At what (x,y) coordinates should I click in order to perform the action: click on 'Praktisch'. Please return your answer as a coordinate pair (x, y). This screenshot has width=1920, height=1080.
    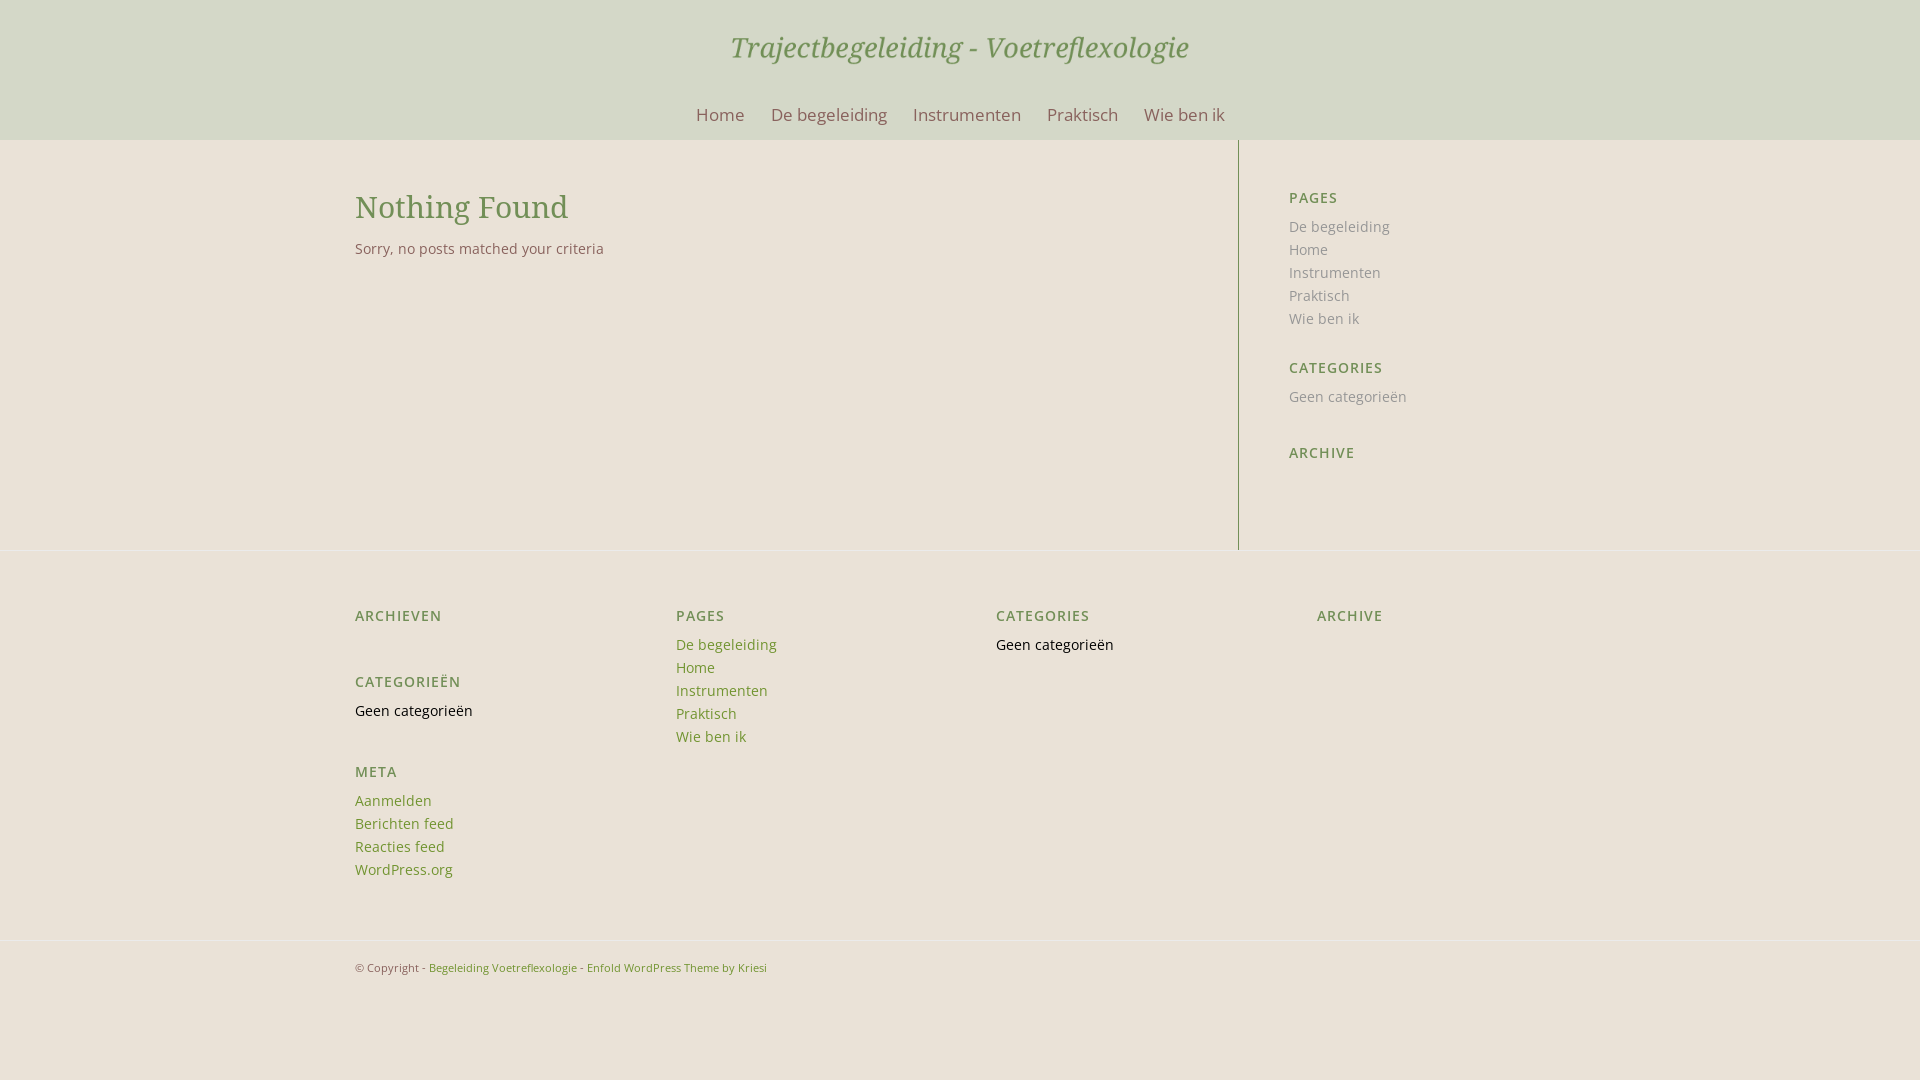
    Looking at the image, I should click on (1319, 295).